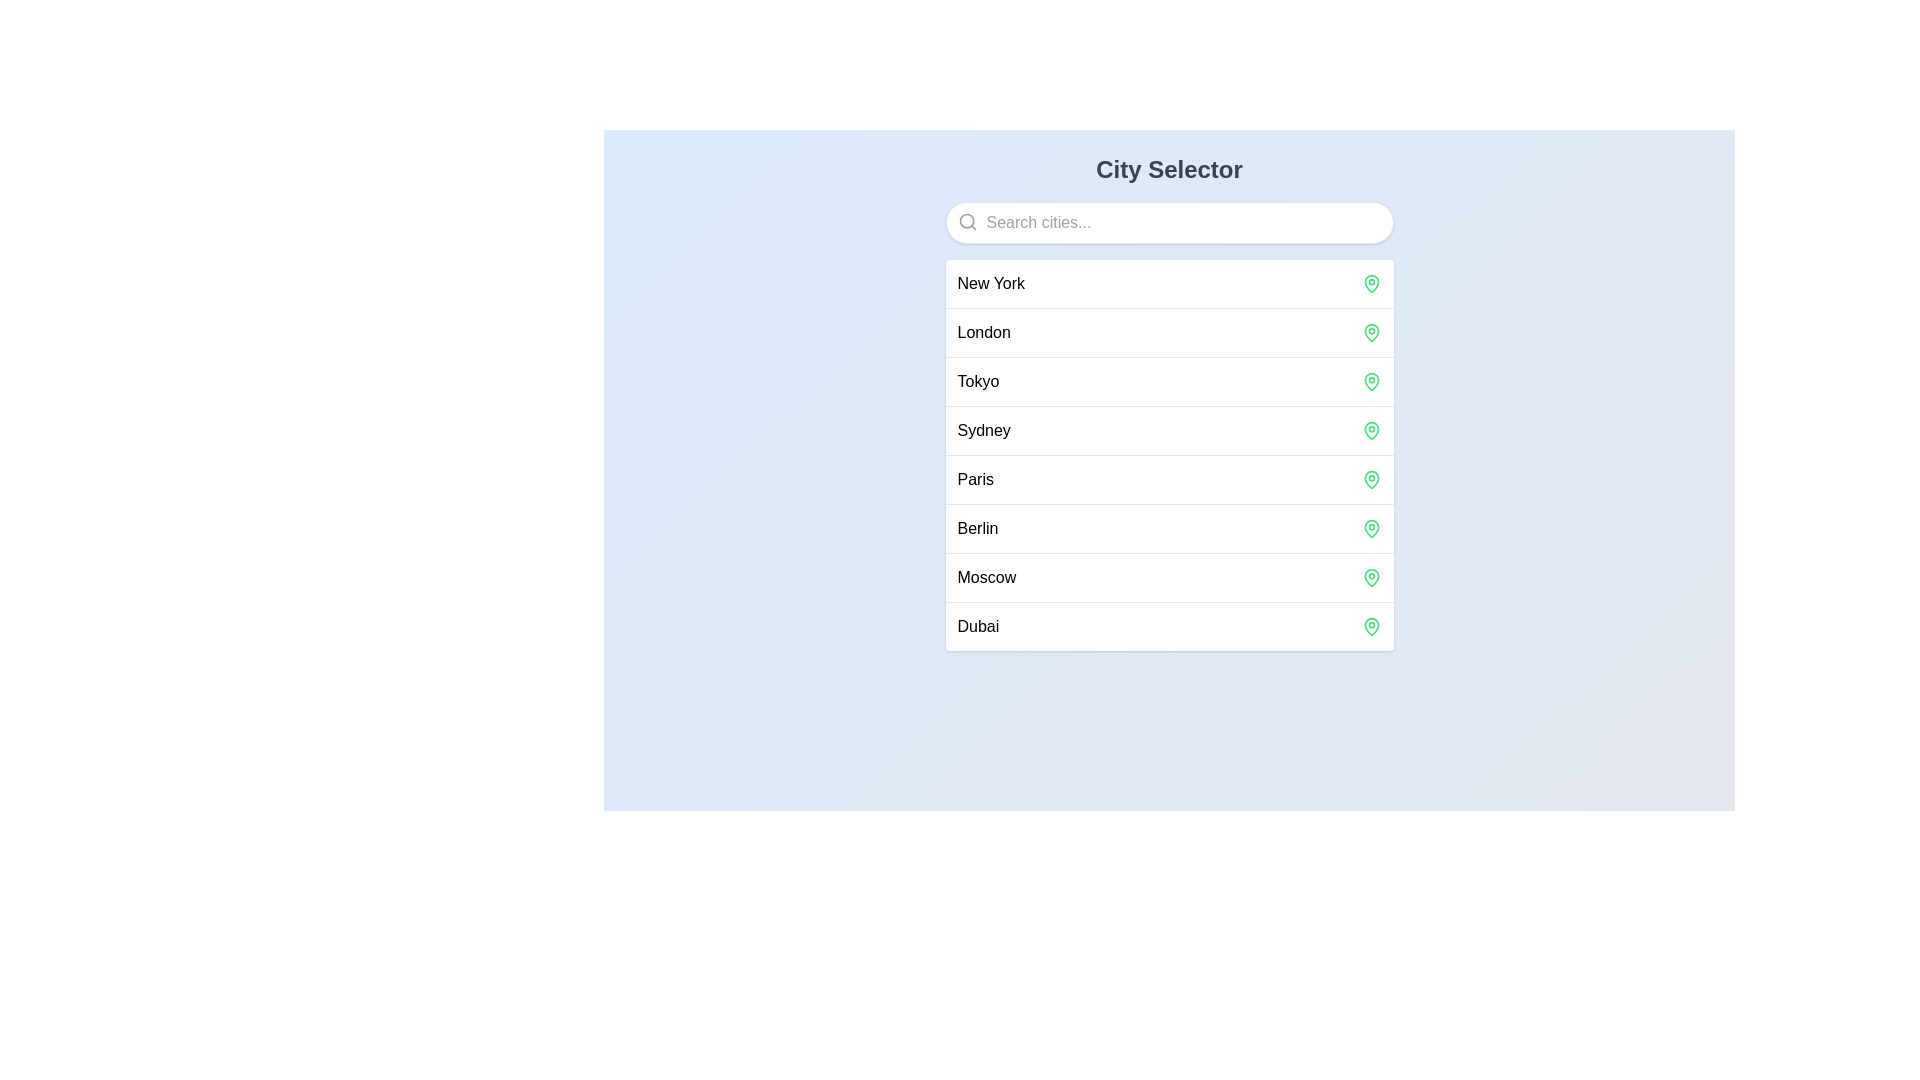 The height and width of the screenshot is (1080, 1920). Describe the element at coordinates (1169, 625) in the screenshot. I see `the last item in the vertical list representing the city option for 'Dubai'` at that location.